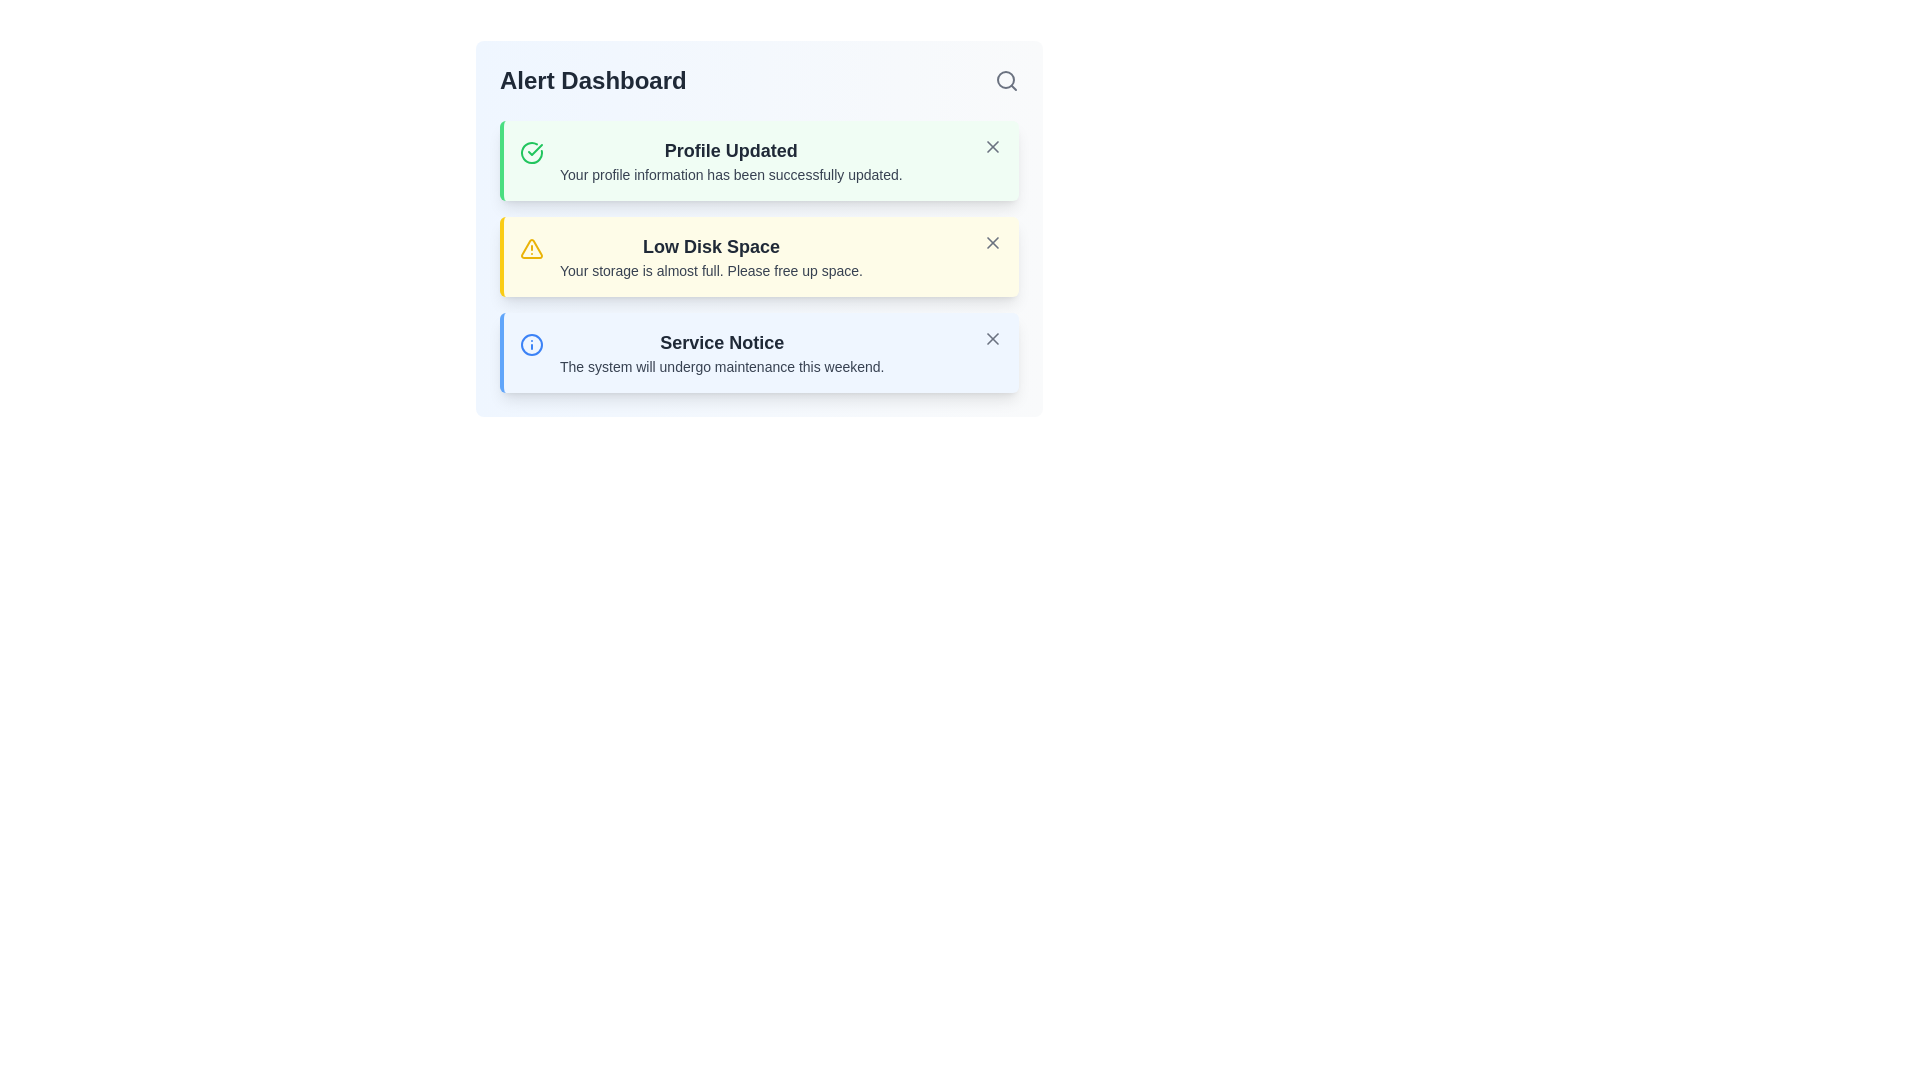 The image size is (1920, 1080). Describe the element at coordinates (532, 343) in the screenshot. I see `the hollow circle in the 'Service Notice' alert icon located at the center of the Alert Dashboard interface` at that location.